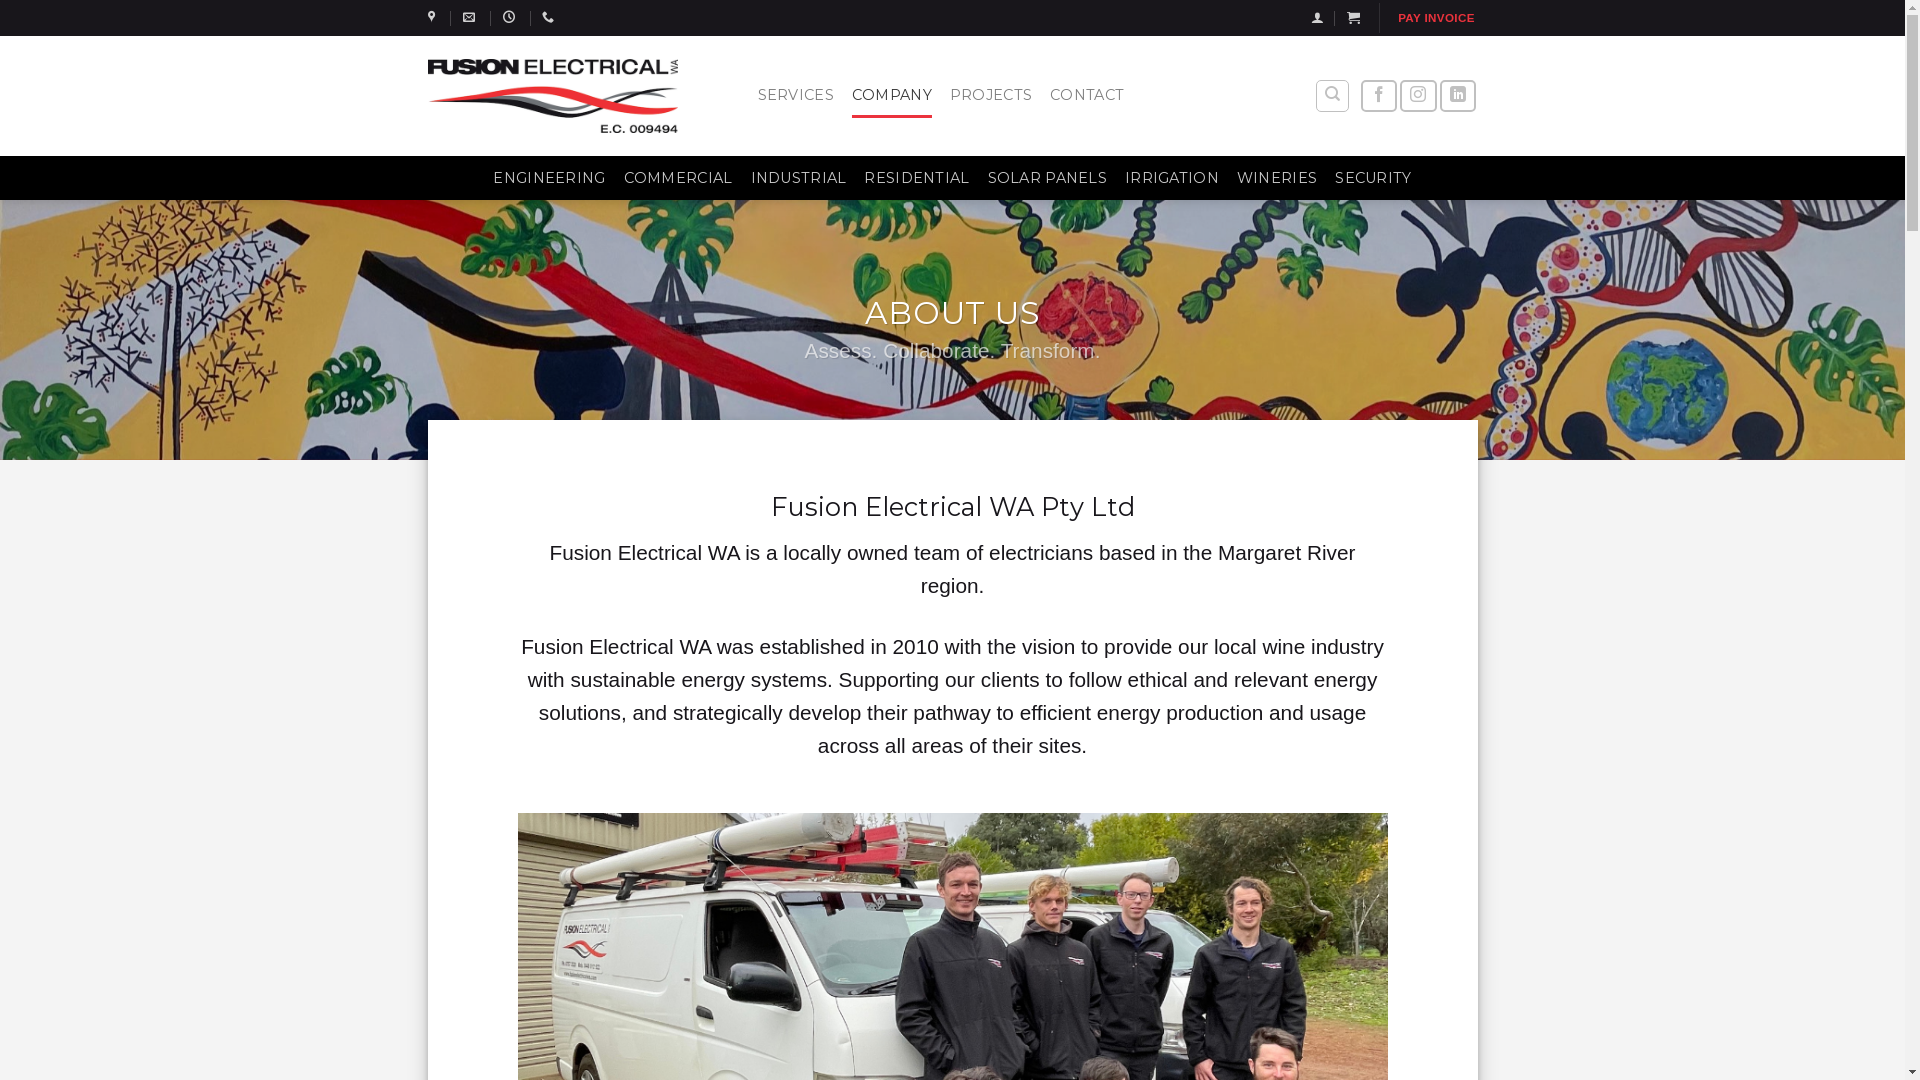  I want to click on 'IRRIGATION', so click(1124, 176).